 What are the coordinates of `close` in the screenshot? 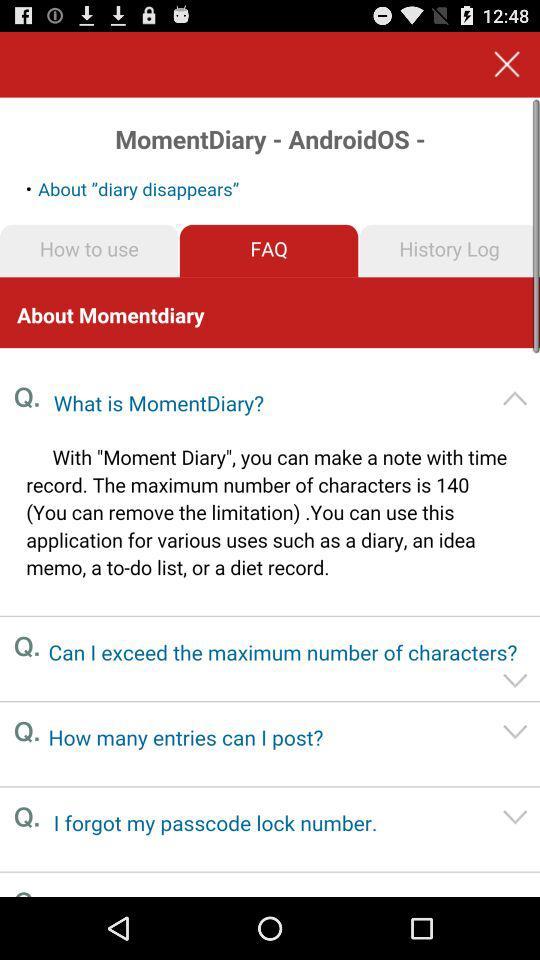 It's located at (507, 64).